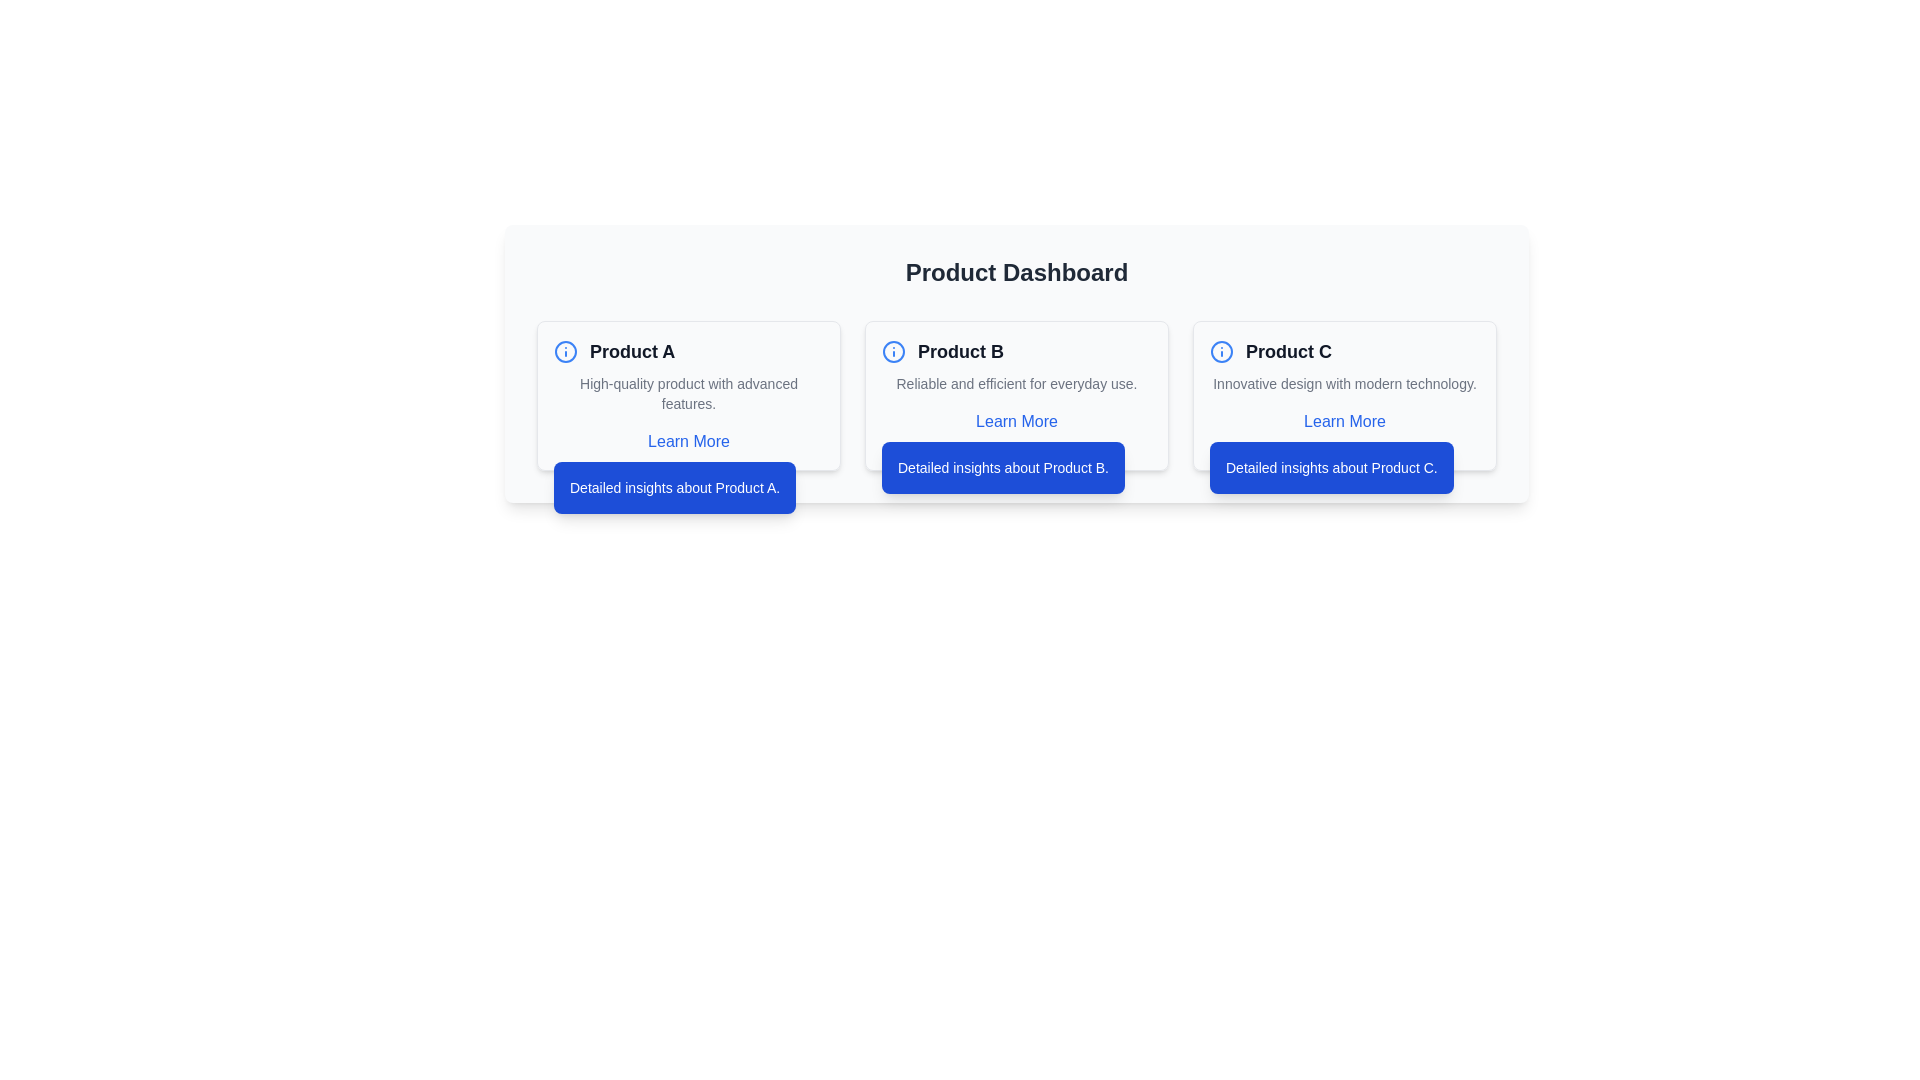 This screenshot has height=1080, width=1920. What do you see at coordinates (960, 350) in the screenshot?
I see `text label displaying 'Product B' which is in bold, large font, located in the center card of a horizontally aligned collection` at bounding box center [960, 350].